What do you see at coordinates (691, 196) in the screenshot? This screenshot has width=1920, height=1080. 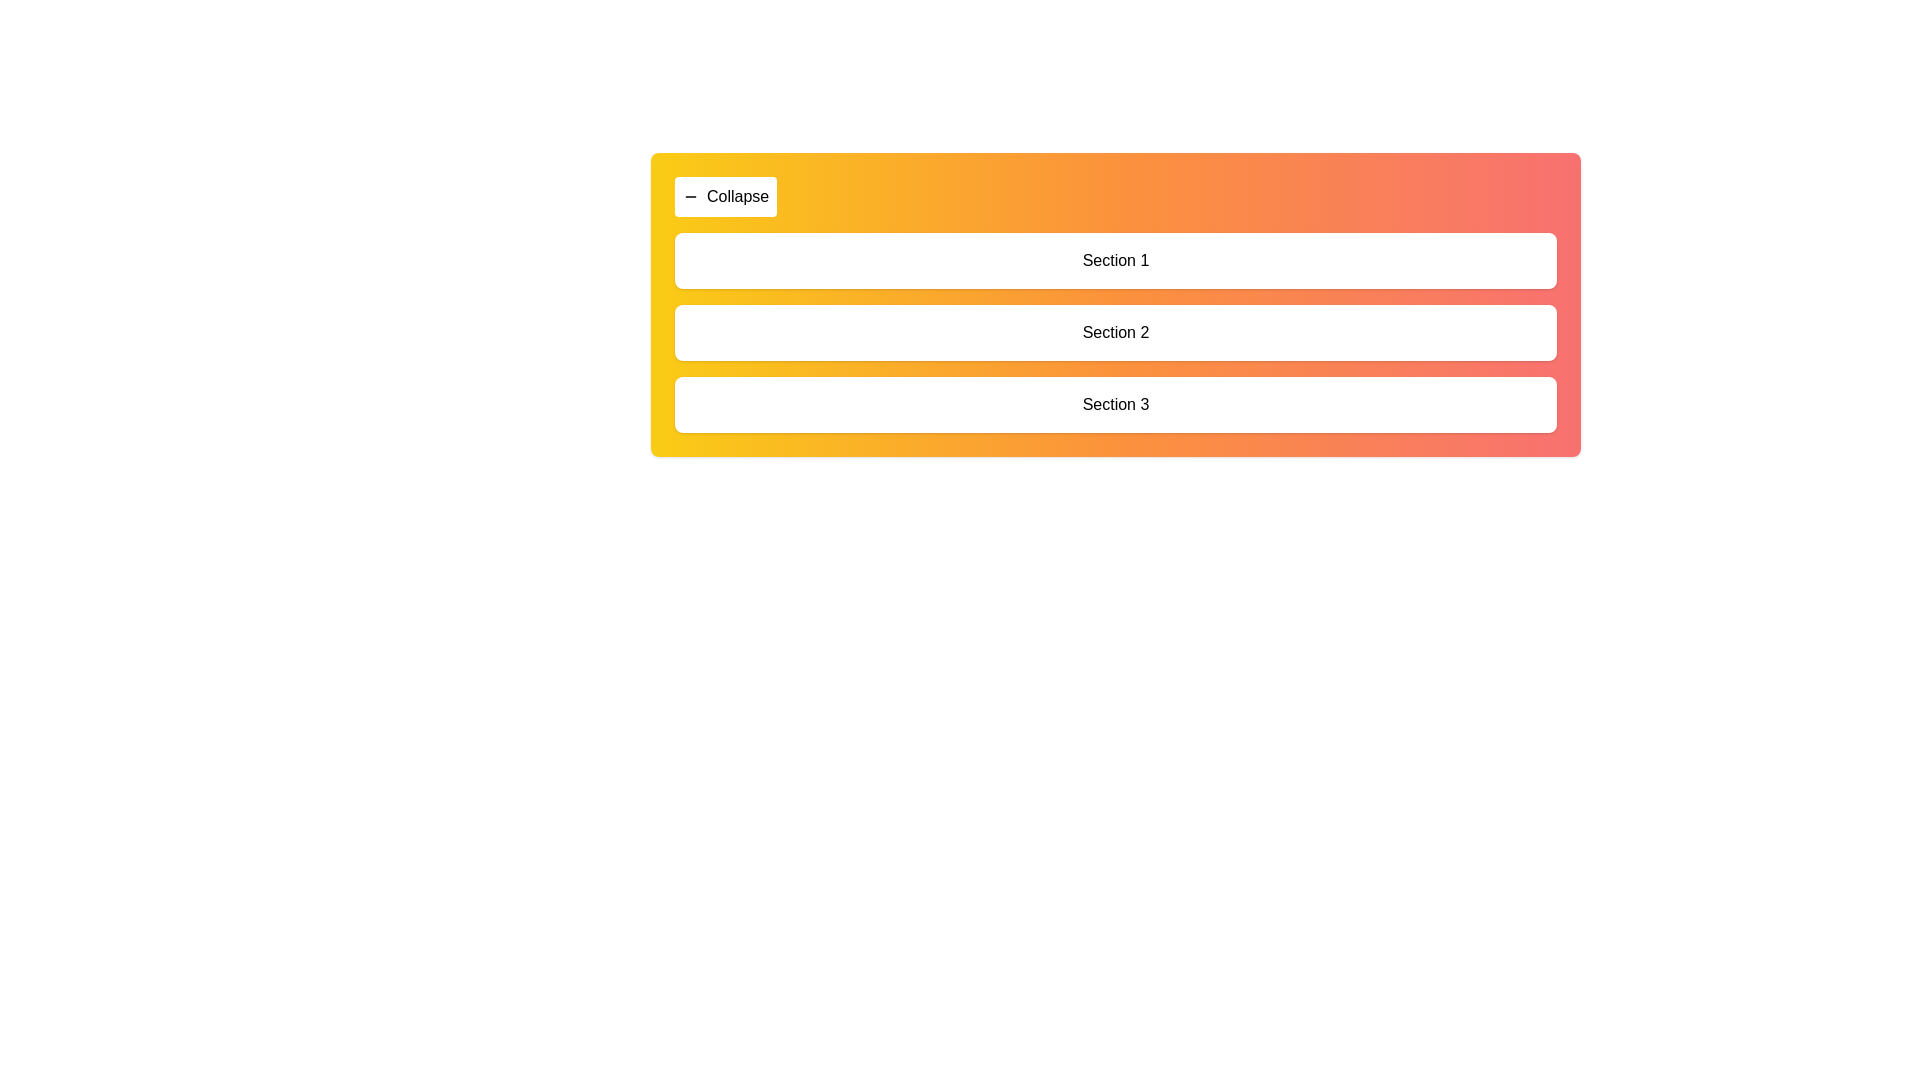 I see `the collapse button that visually represents the collapse functionality, located on the left side of the label text 'Collapse'` at bounding box center [691, 196].